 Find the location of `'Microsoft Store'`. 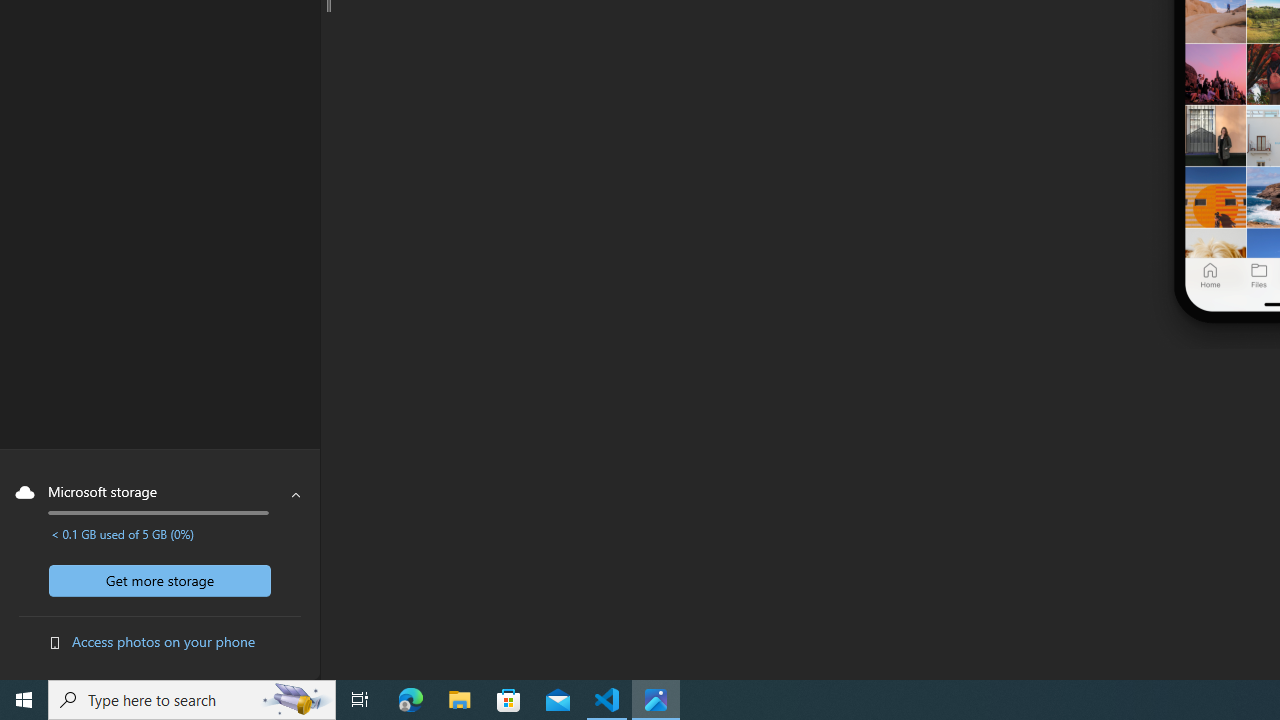

'Microsoft Store' is located at coordinates (509, 698).